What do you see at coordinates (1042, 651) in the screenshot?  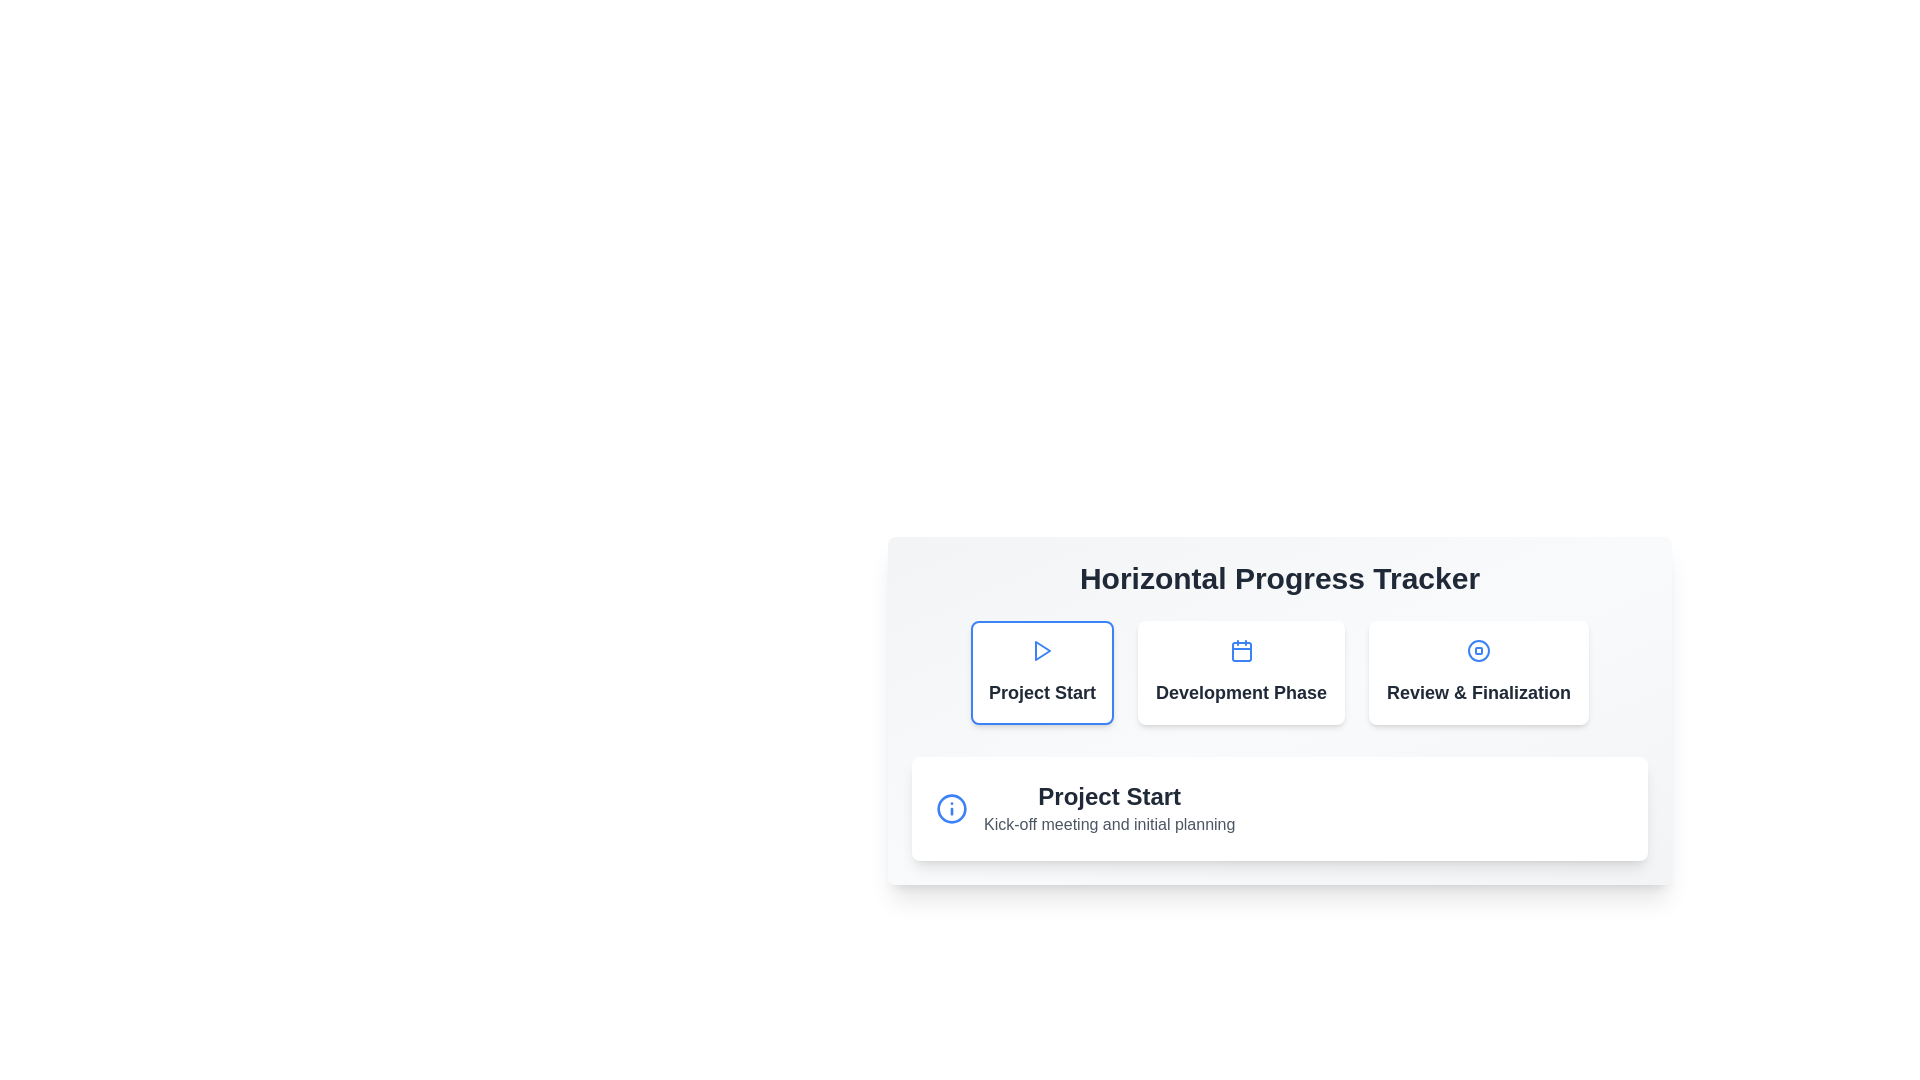 I see `the triangular-shaped play button icon in the progress tracker` at bounding box center [1042, 651].